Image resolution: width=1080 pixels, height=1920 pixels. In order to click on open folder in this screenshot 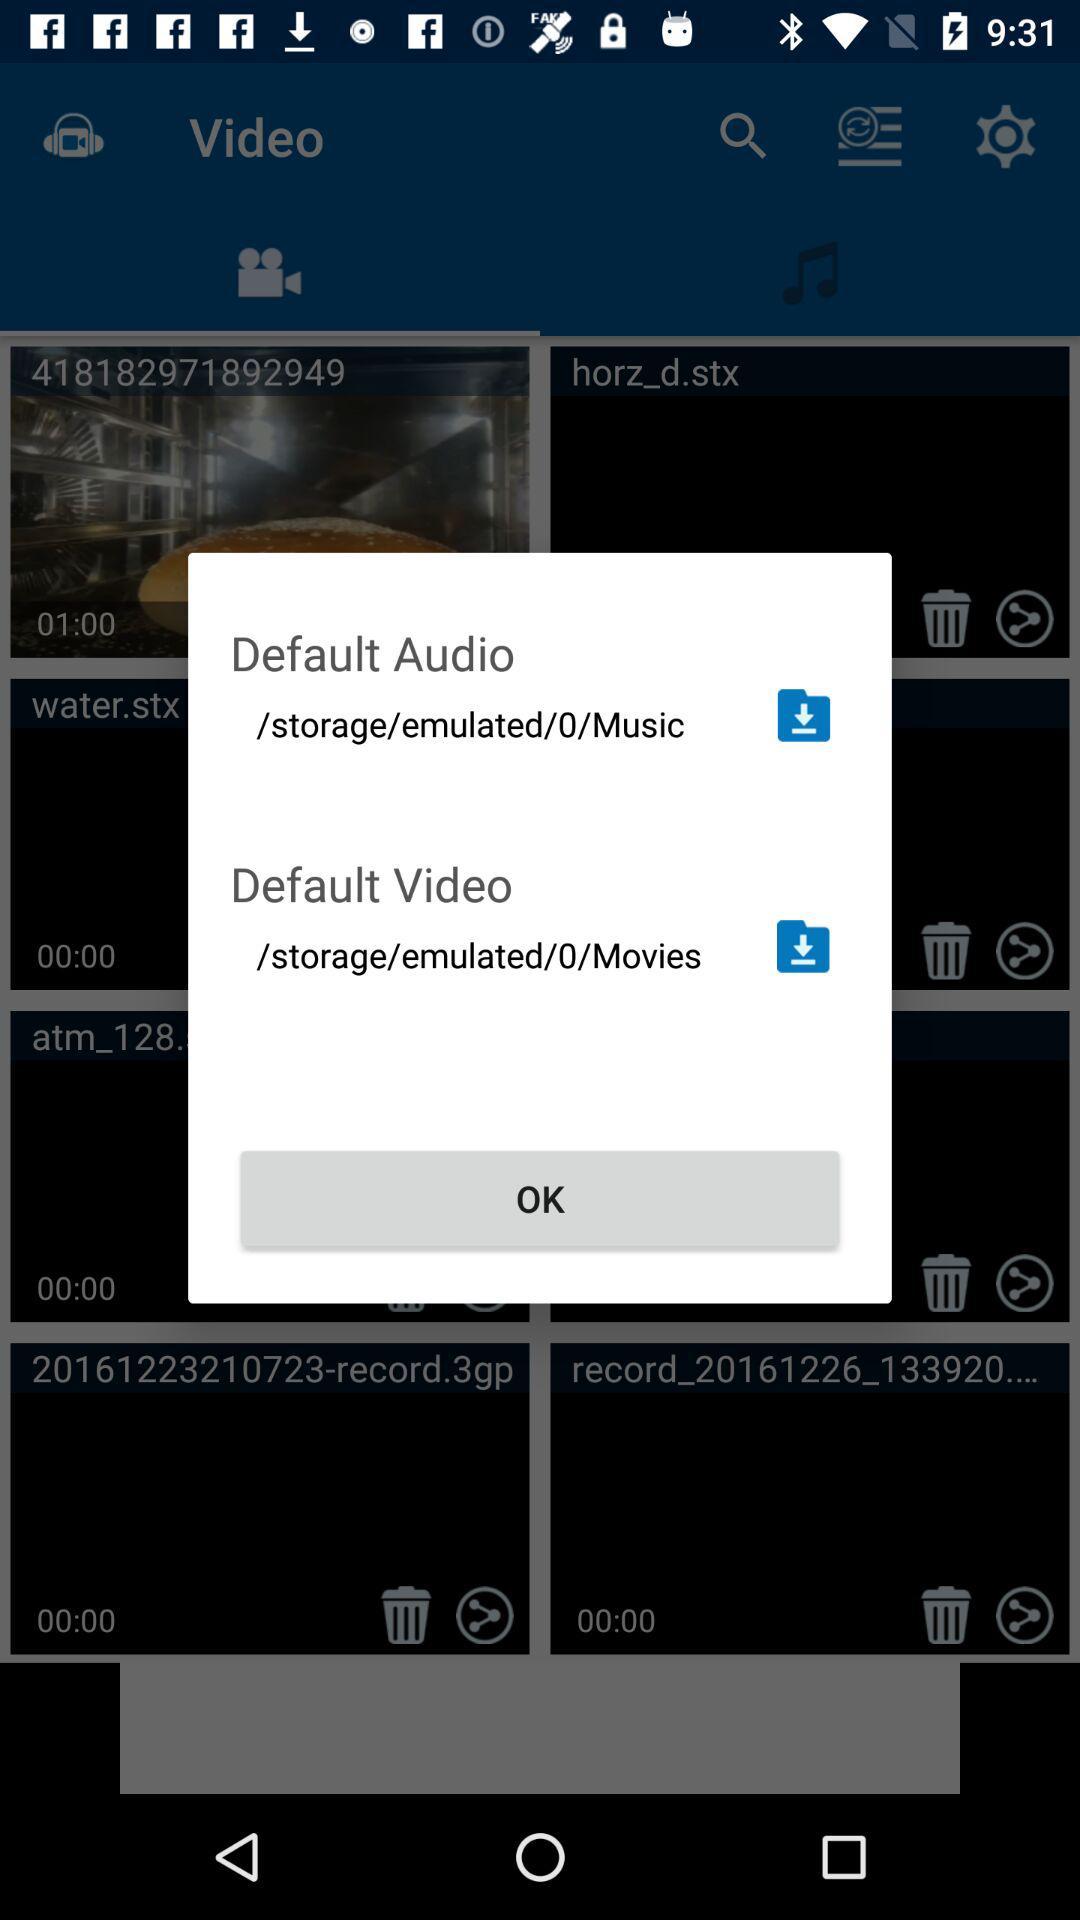, I will do `click(802, 715)`.